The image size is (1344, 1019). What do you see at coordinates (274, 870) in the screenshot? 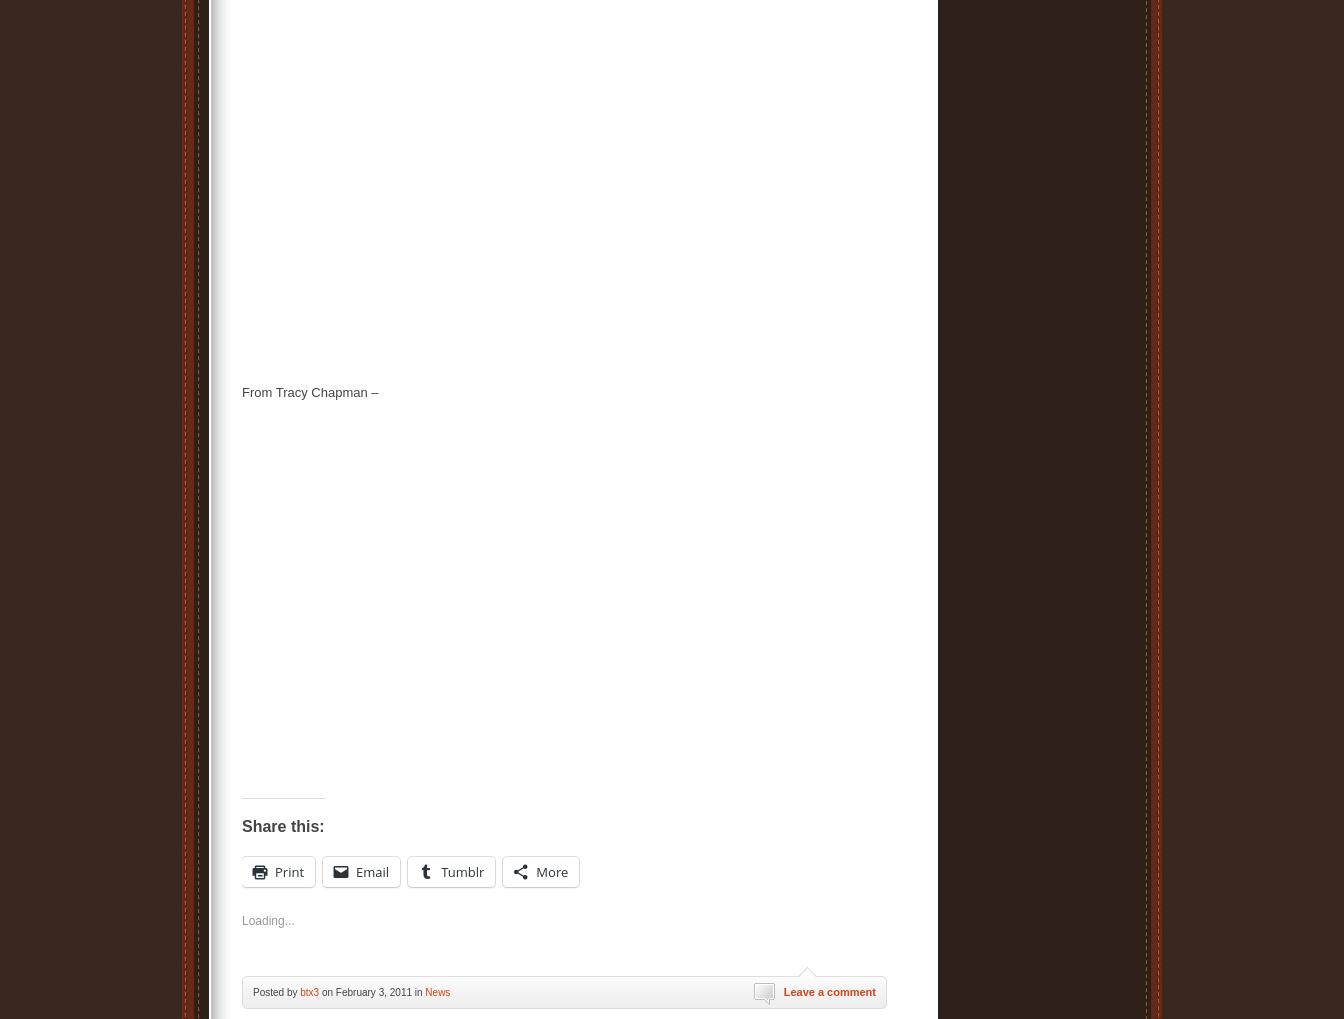
I see `'Print'` at bounding box center [274, 870].